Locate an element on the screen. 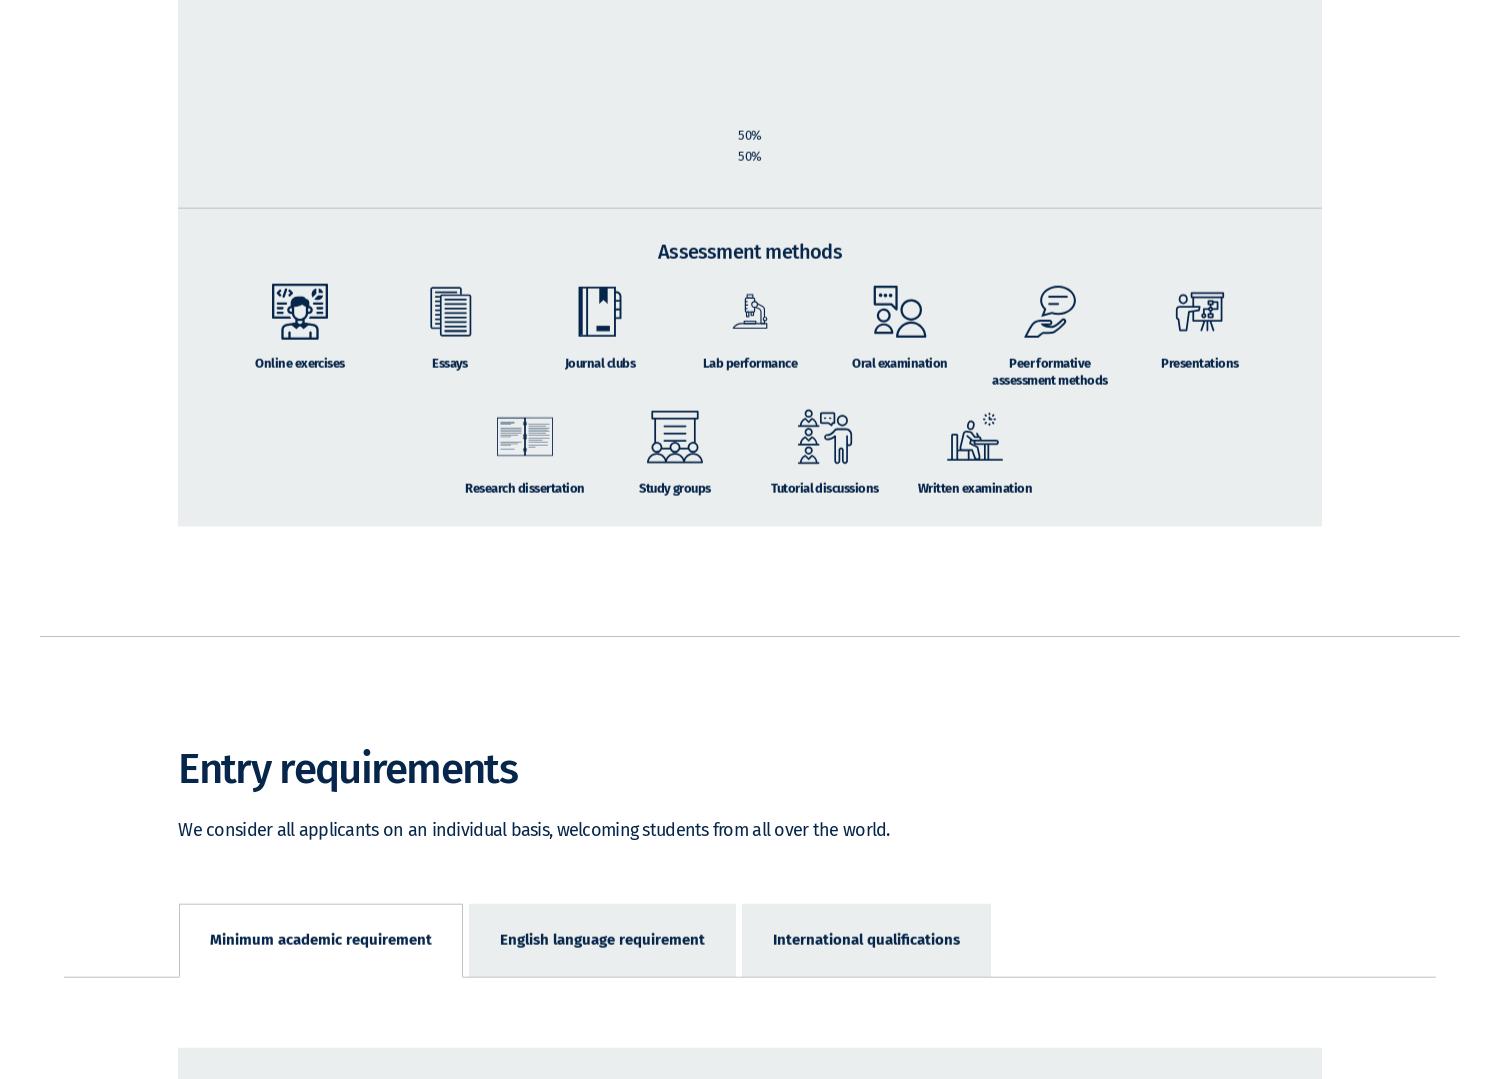 The image size is (1500, 1079). 'Taught modules' is located at coordinates (664, 8).